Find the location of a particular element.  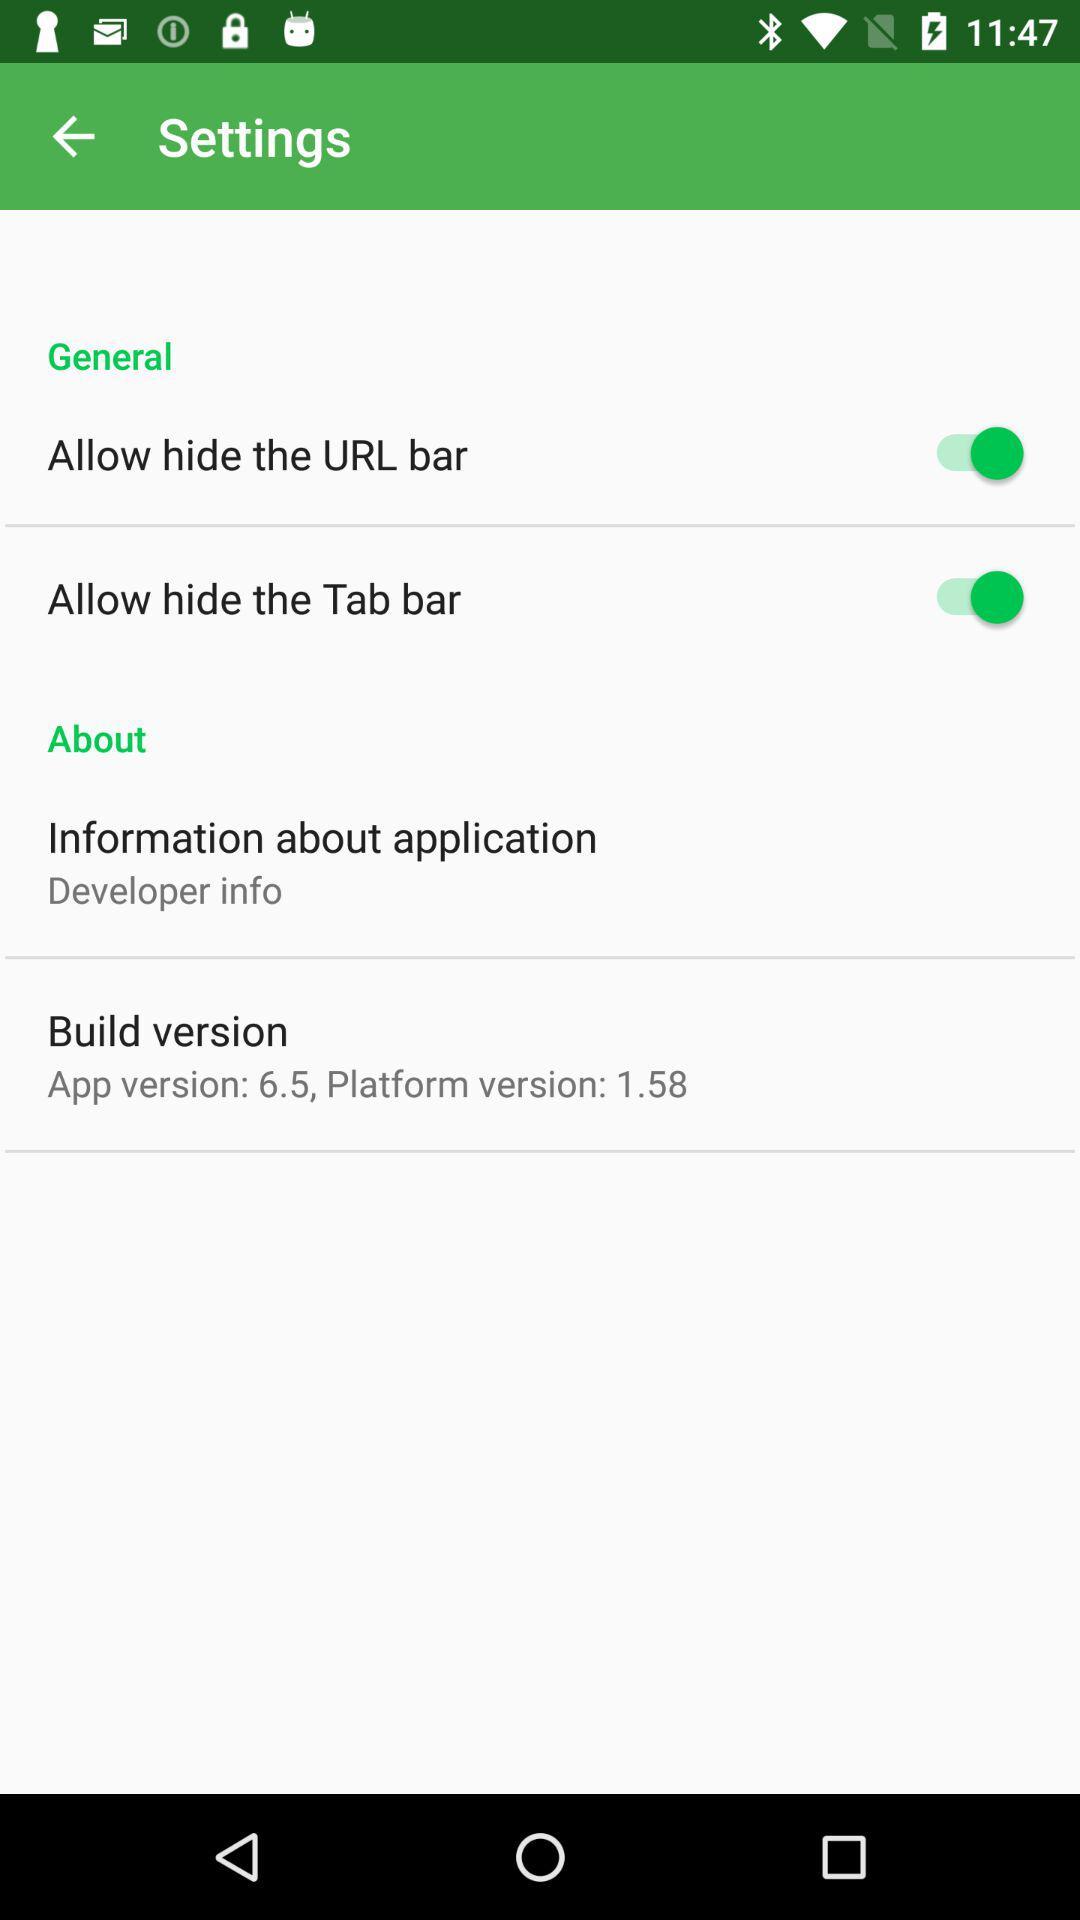

item above general is located at coordinates (72, 135).